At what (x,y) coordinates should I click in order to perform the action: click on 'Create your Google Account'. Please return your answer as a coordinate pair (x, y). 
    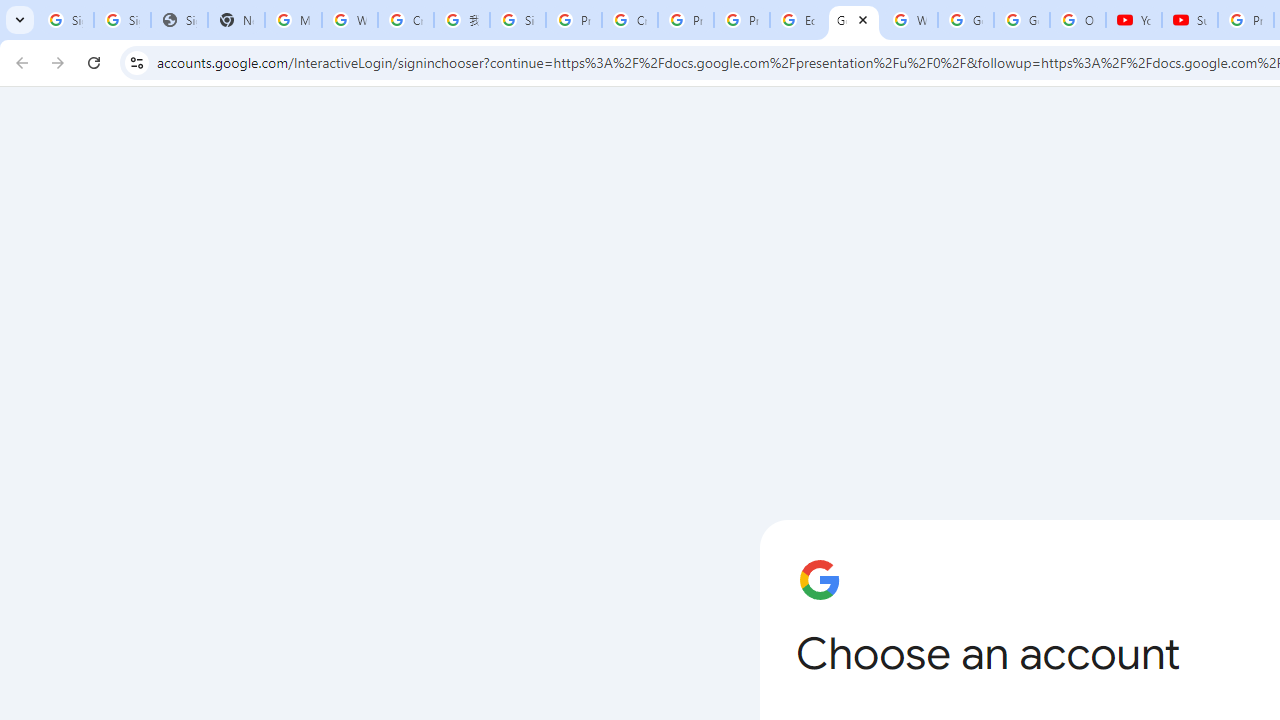
    Looking at the image, I should click on (628, 20).